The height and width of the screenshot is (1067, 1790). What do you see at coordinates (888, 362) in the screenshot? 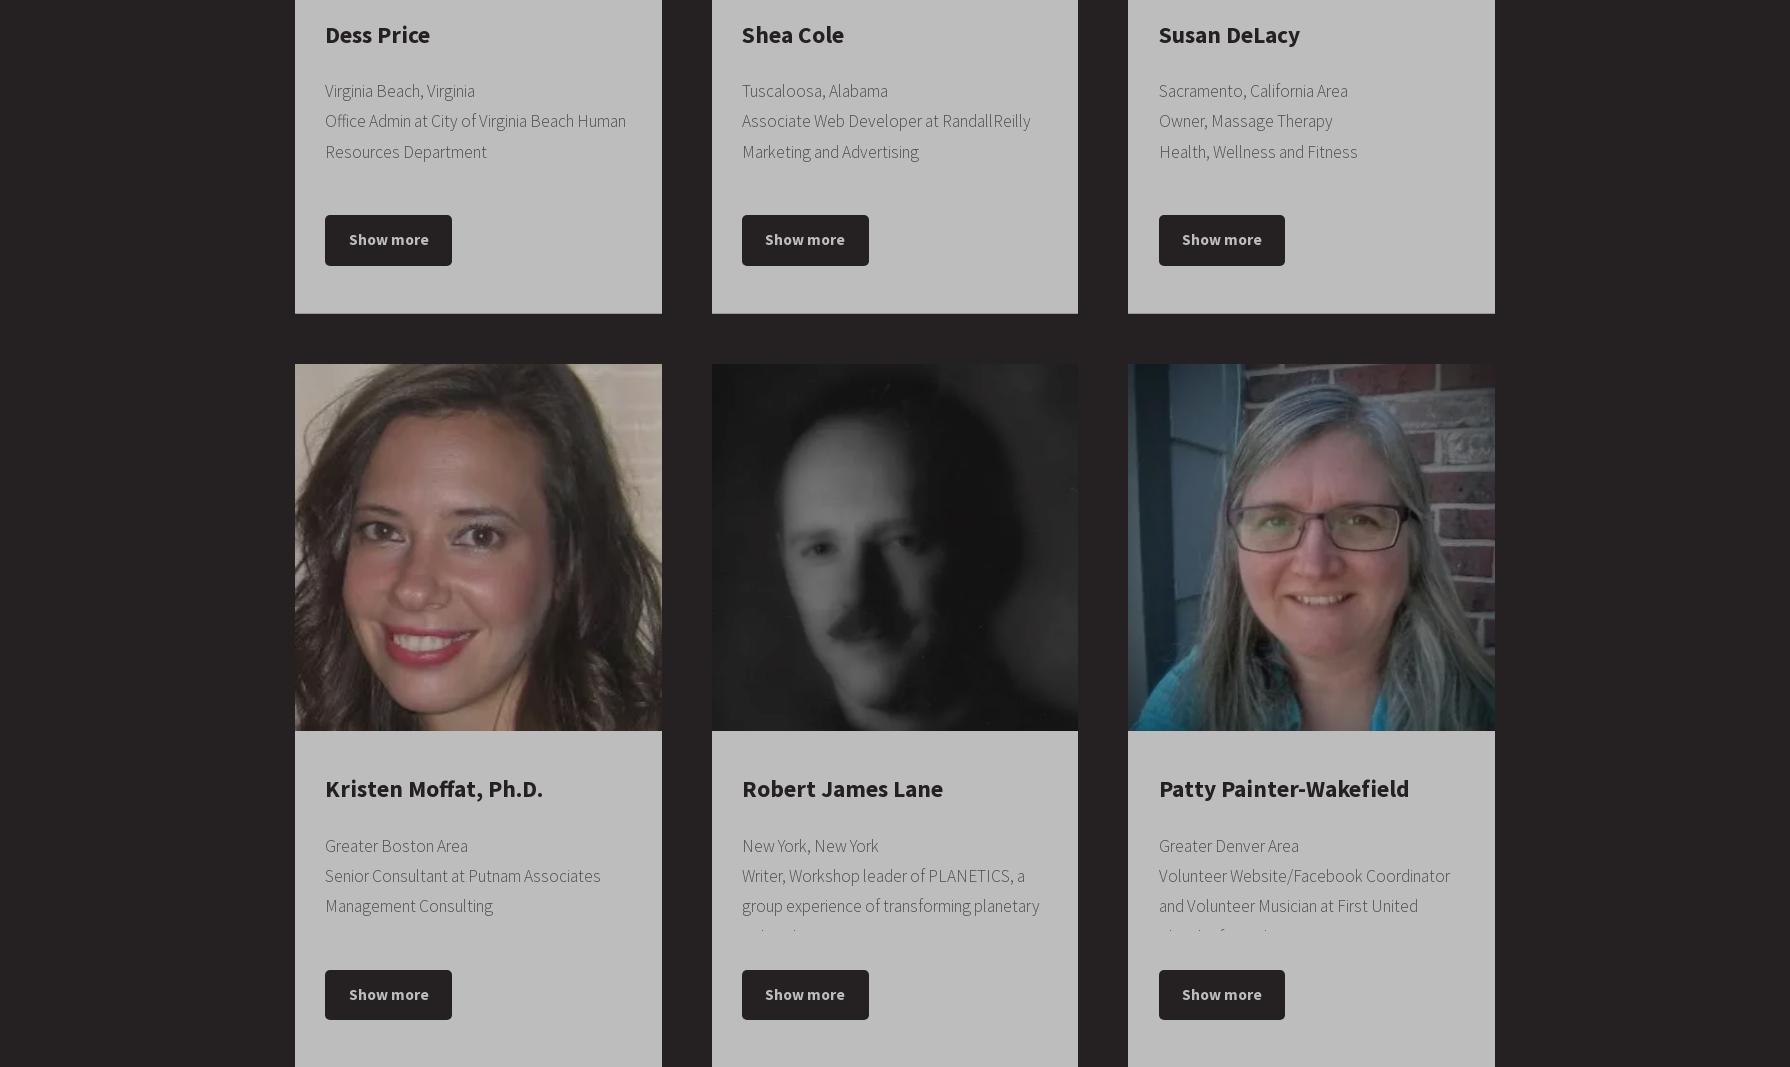
I see `'Community Outreach, Leadership, Music Ministry, Nonprofits, Public Speaking, Teaching, Music, Biblical Studies, Theology, Fundraising, Volunteer Management, Preaching, Pastoral Care, Religion, Discipleship, Event Planning, Leadership Development, Program Development, Church Events, Pastoral Counseling, Missions, Youth Ministry, Spiritual Direction'` at bounding box center [888, 362].